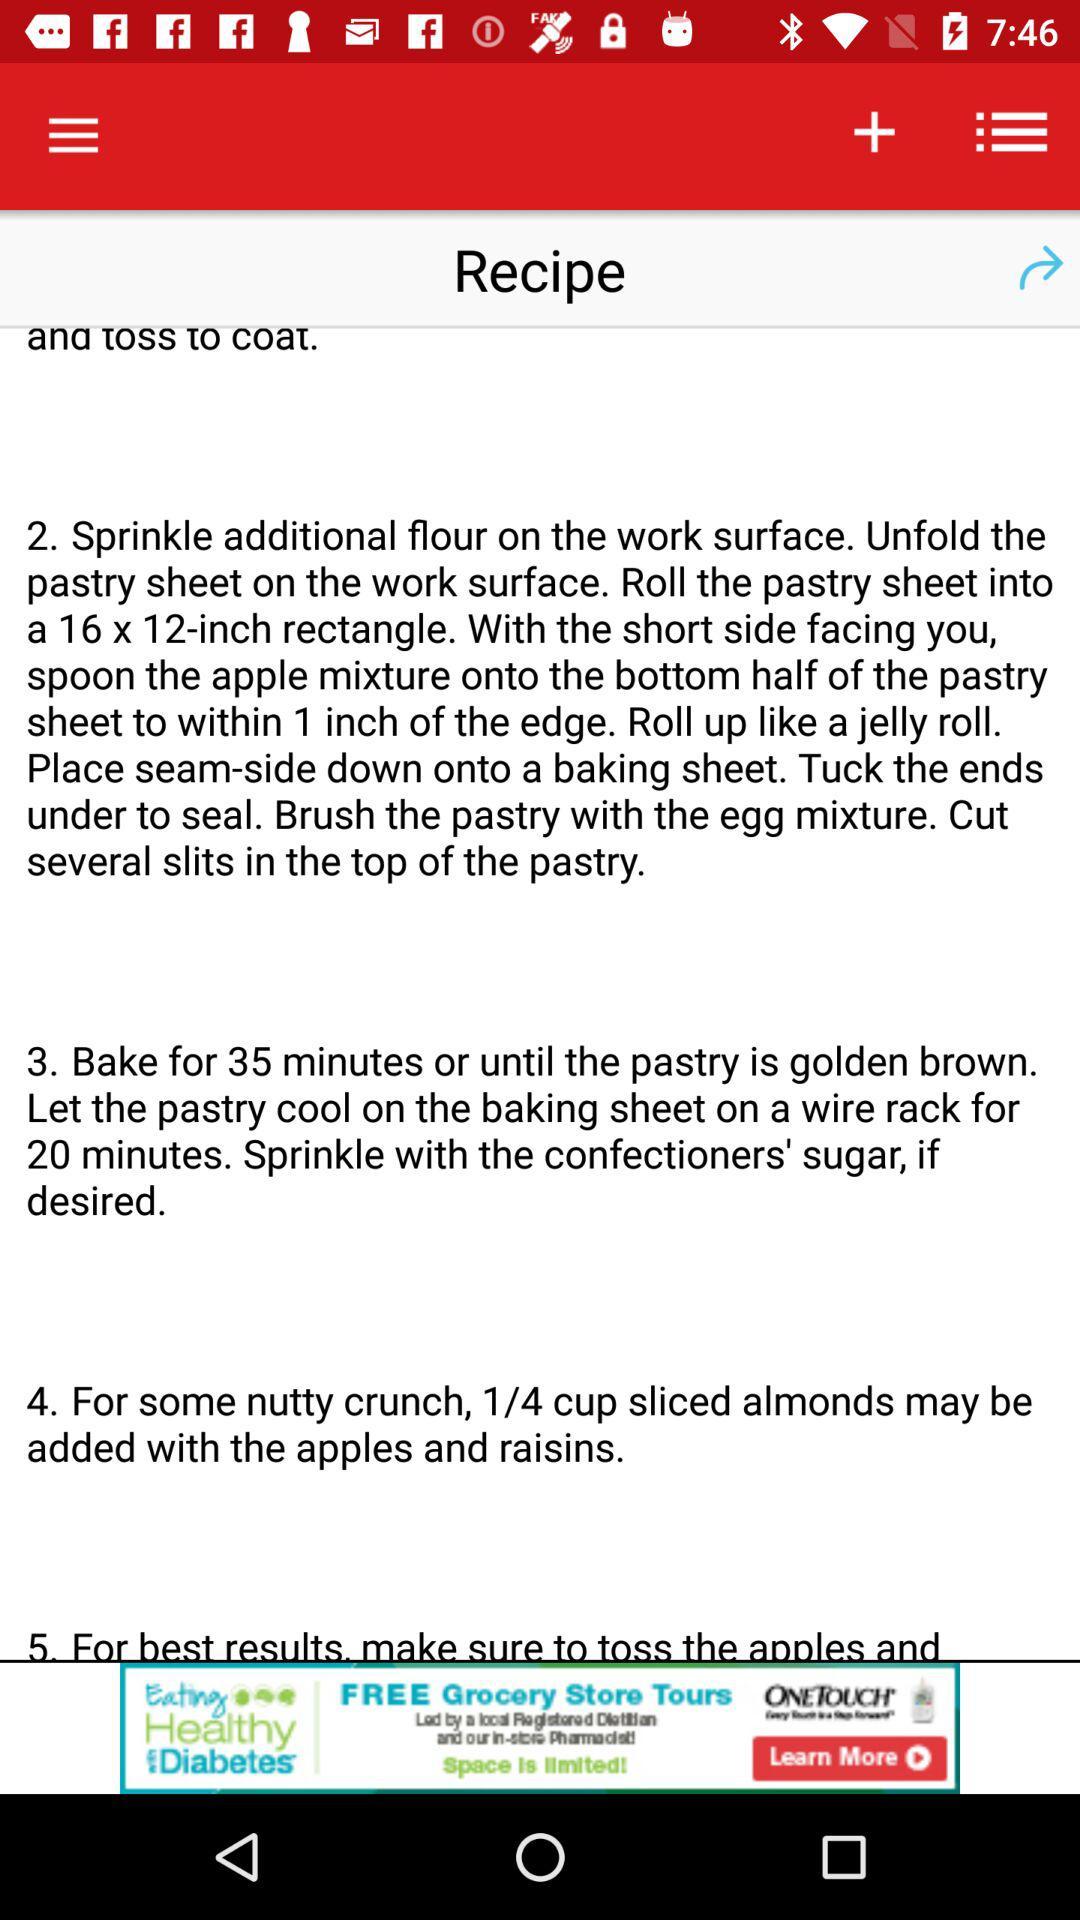 Image resolution: width=1080 pixels, height=1920 pixels. What do you see at coordinates (540, 1727) in the screenshot?
I see `advertisement` at bounding box center [540, 1727].